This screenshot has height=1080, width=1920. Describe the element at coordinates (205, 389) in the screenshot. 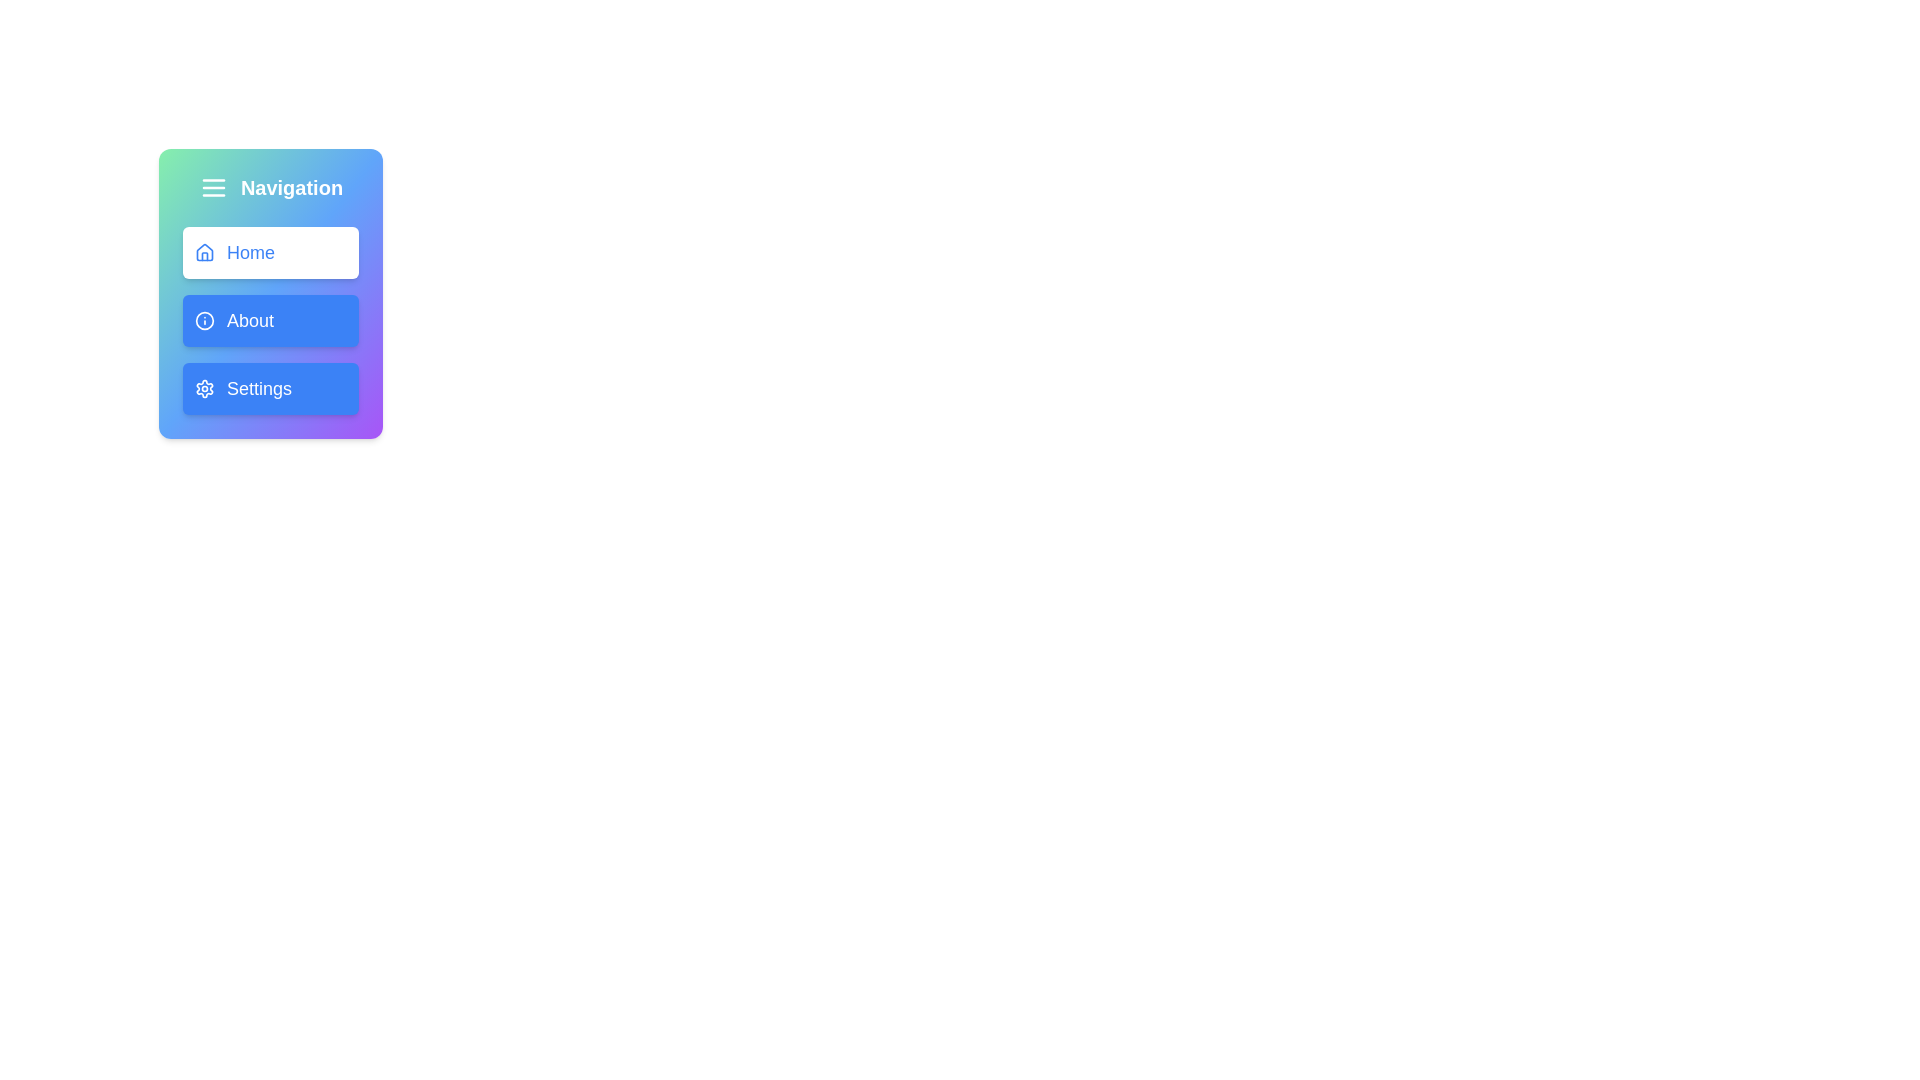

I see `the gear-shaped settings icon located on the left side of the 'Settings' text in the vertical navigation menu` at that location.